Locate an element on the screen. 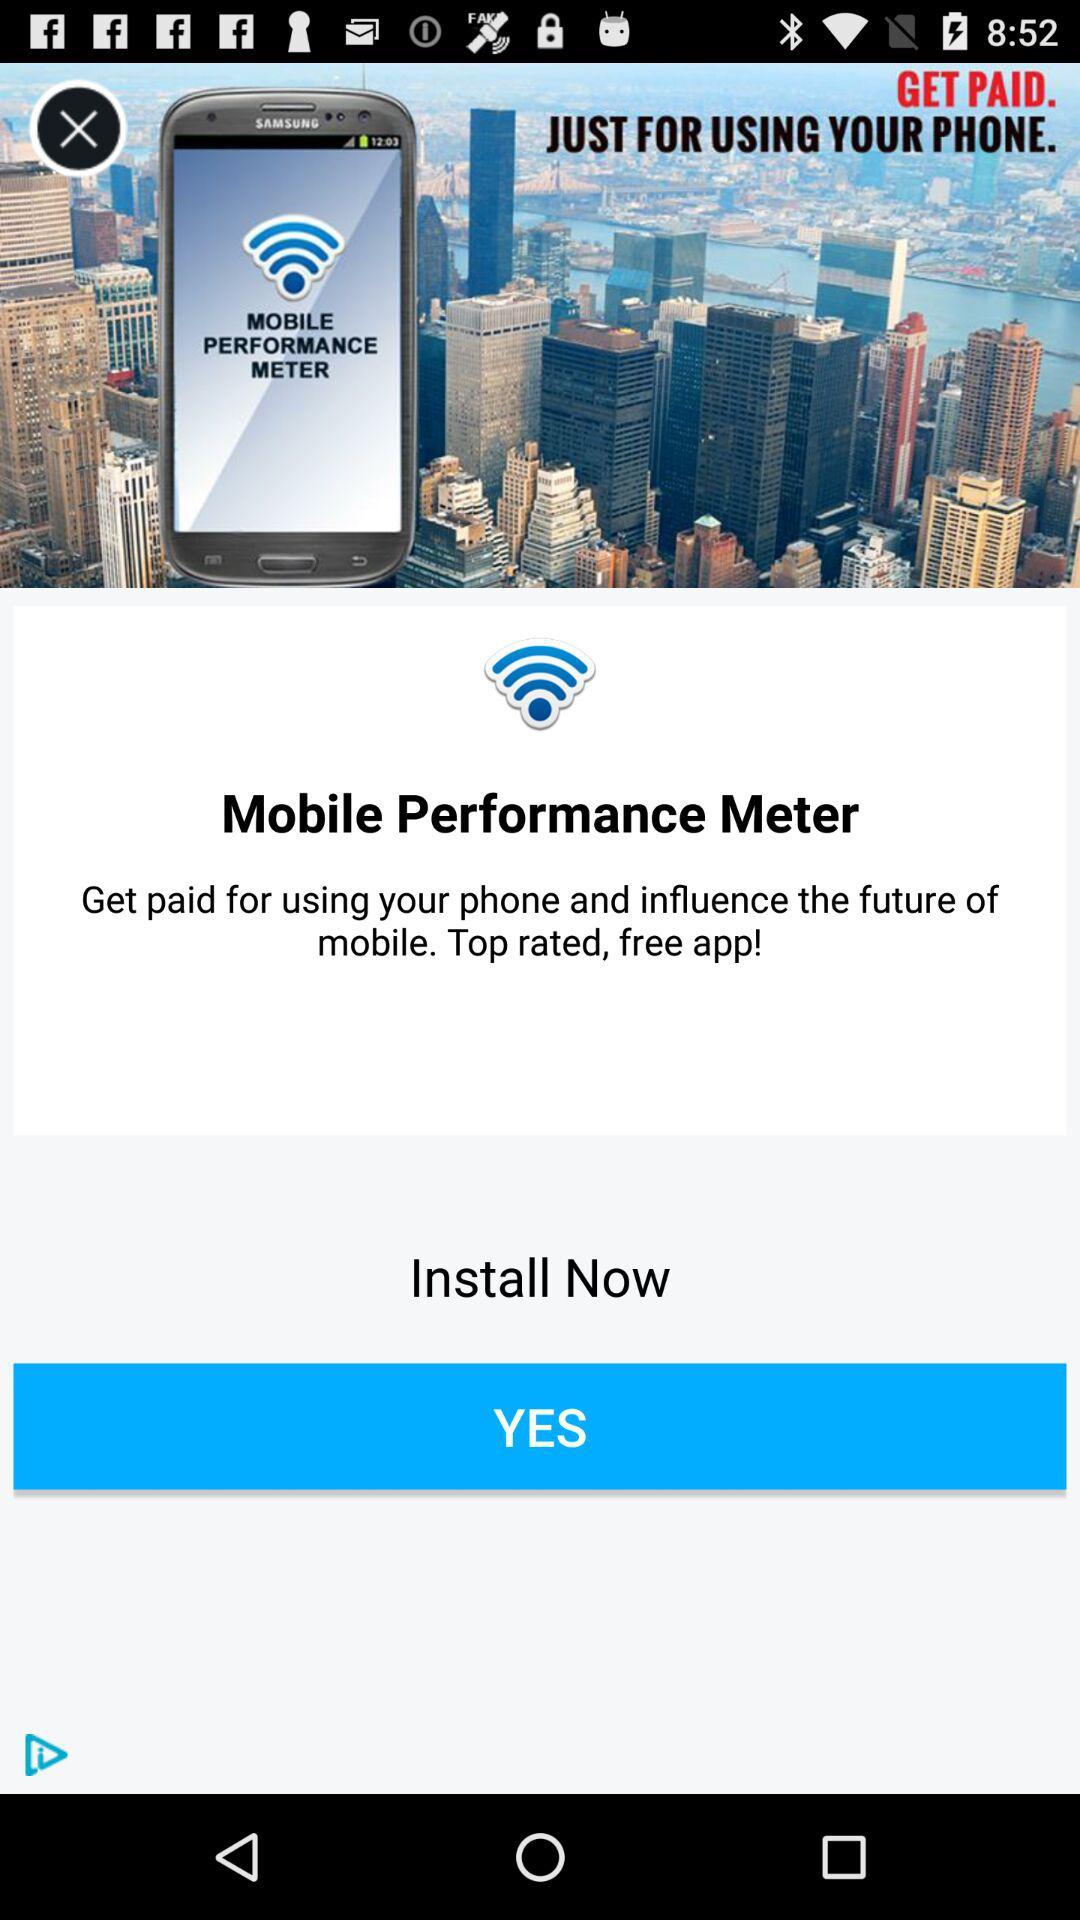  the app below install now is located at coordinates (540, 1425).